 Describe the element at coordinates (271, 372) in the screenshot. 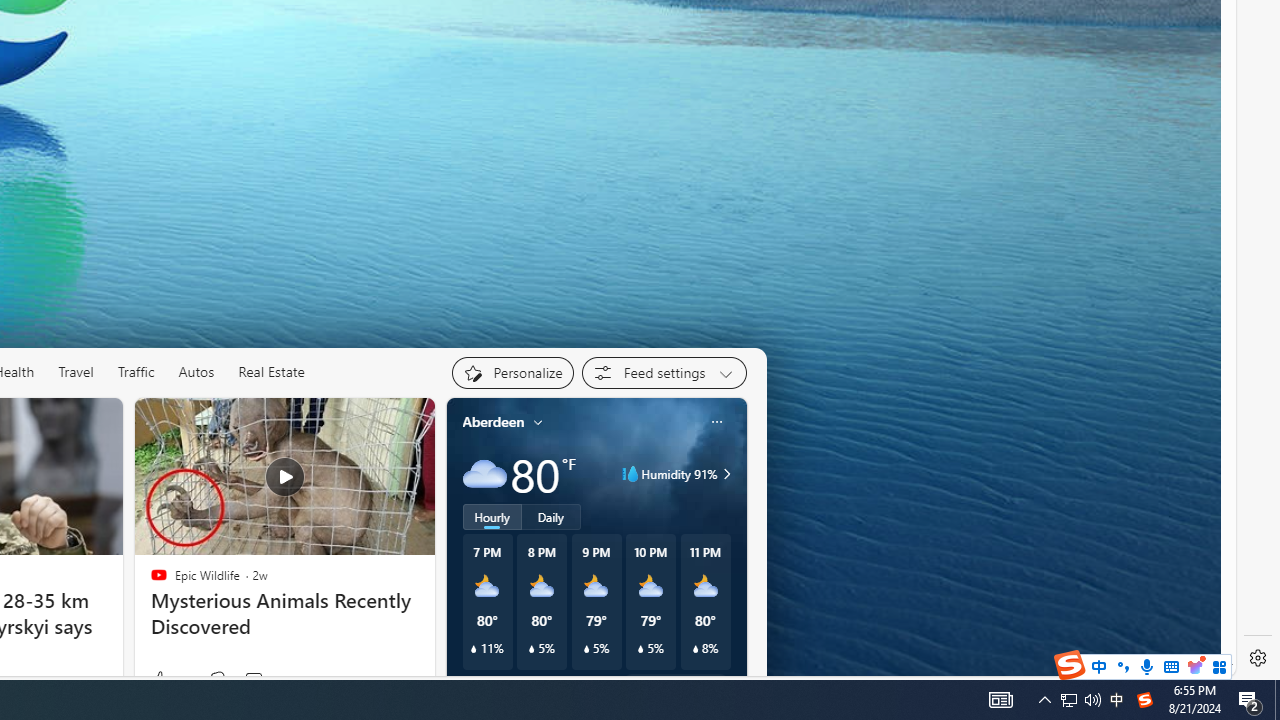

I see `'Real Estate'` at that location.